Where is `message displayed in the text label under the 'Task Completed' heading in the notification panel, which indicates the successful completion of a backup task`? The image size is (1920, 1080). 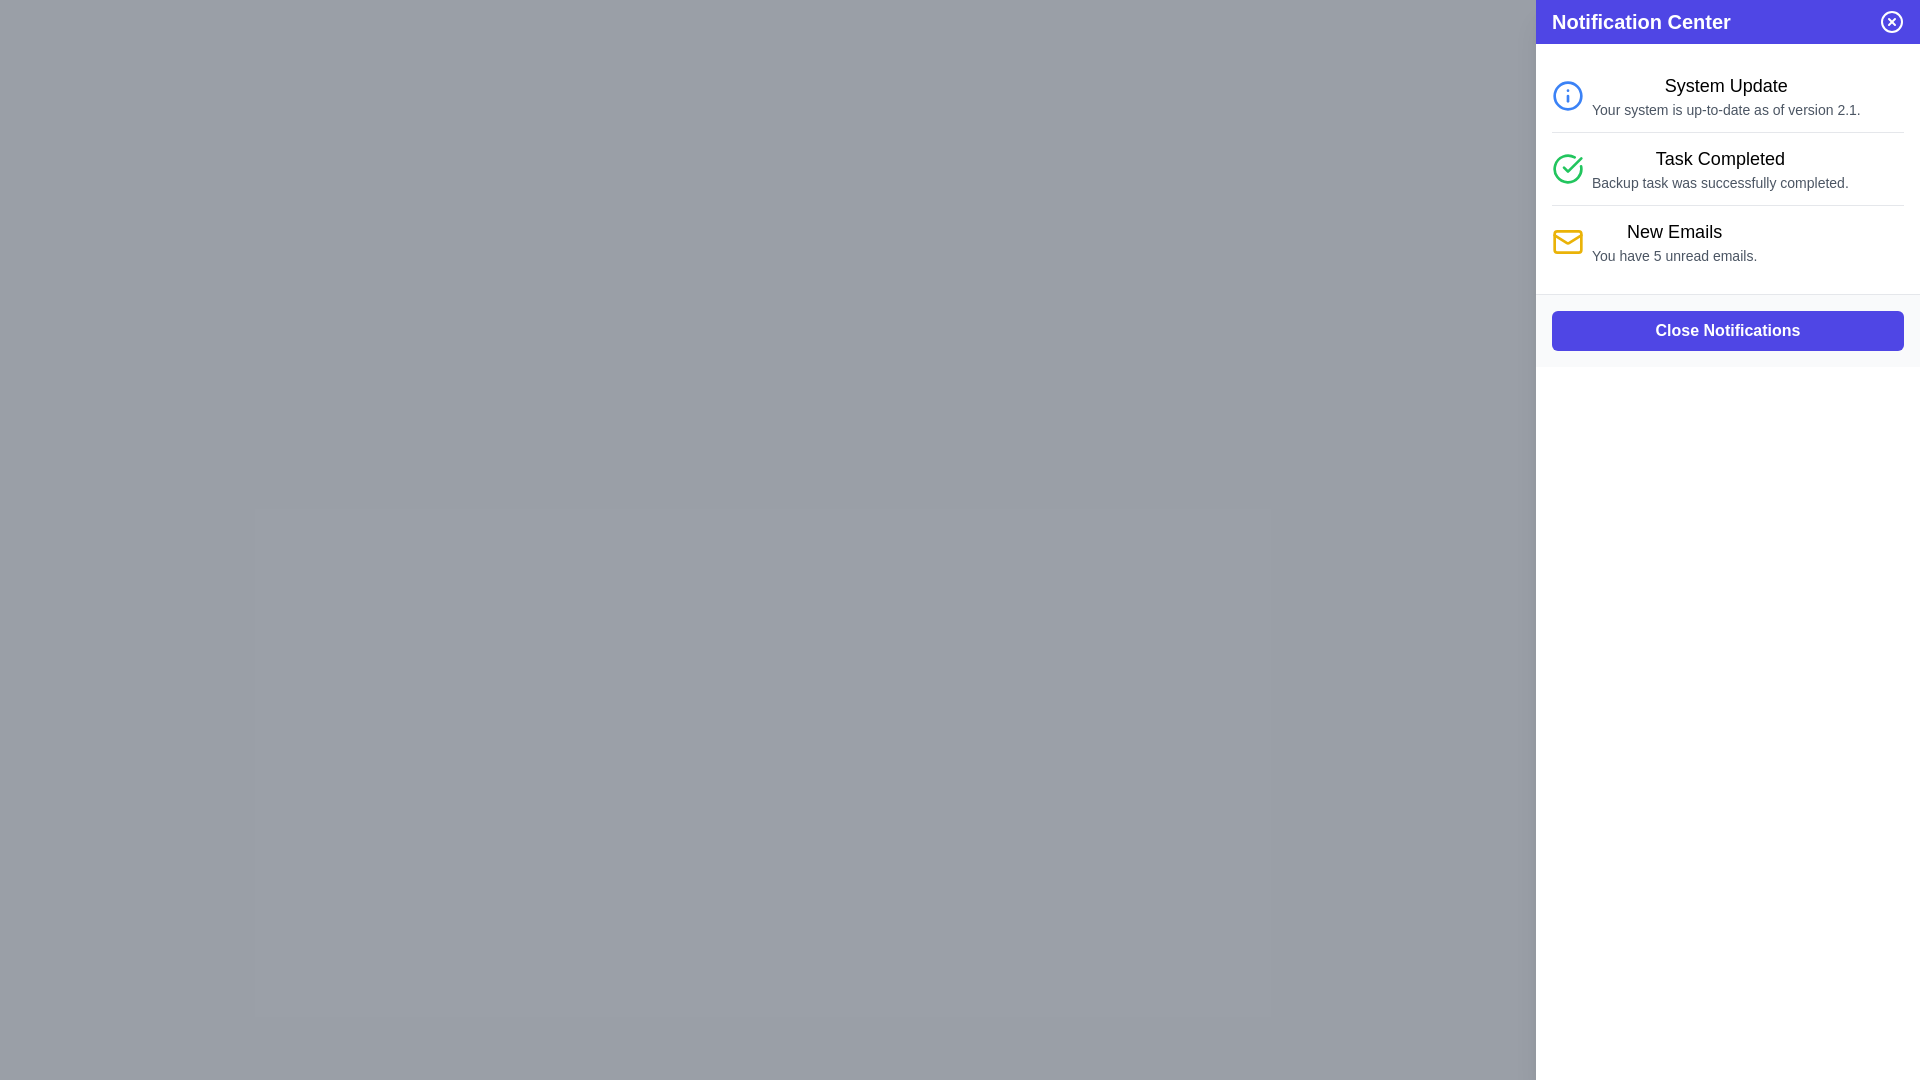 message displayed in the text label under the 'Task Completed' heading in the notification panel, which indicates the successful completion of a backup task is located at coordinates (1719, 182).